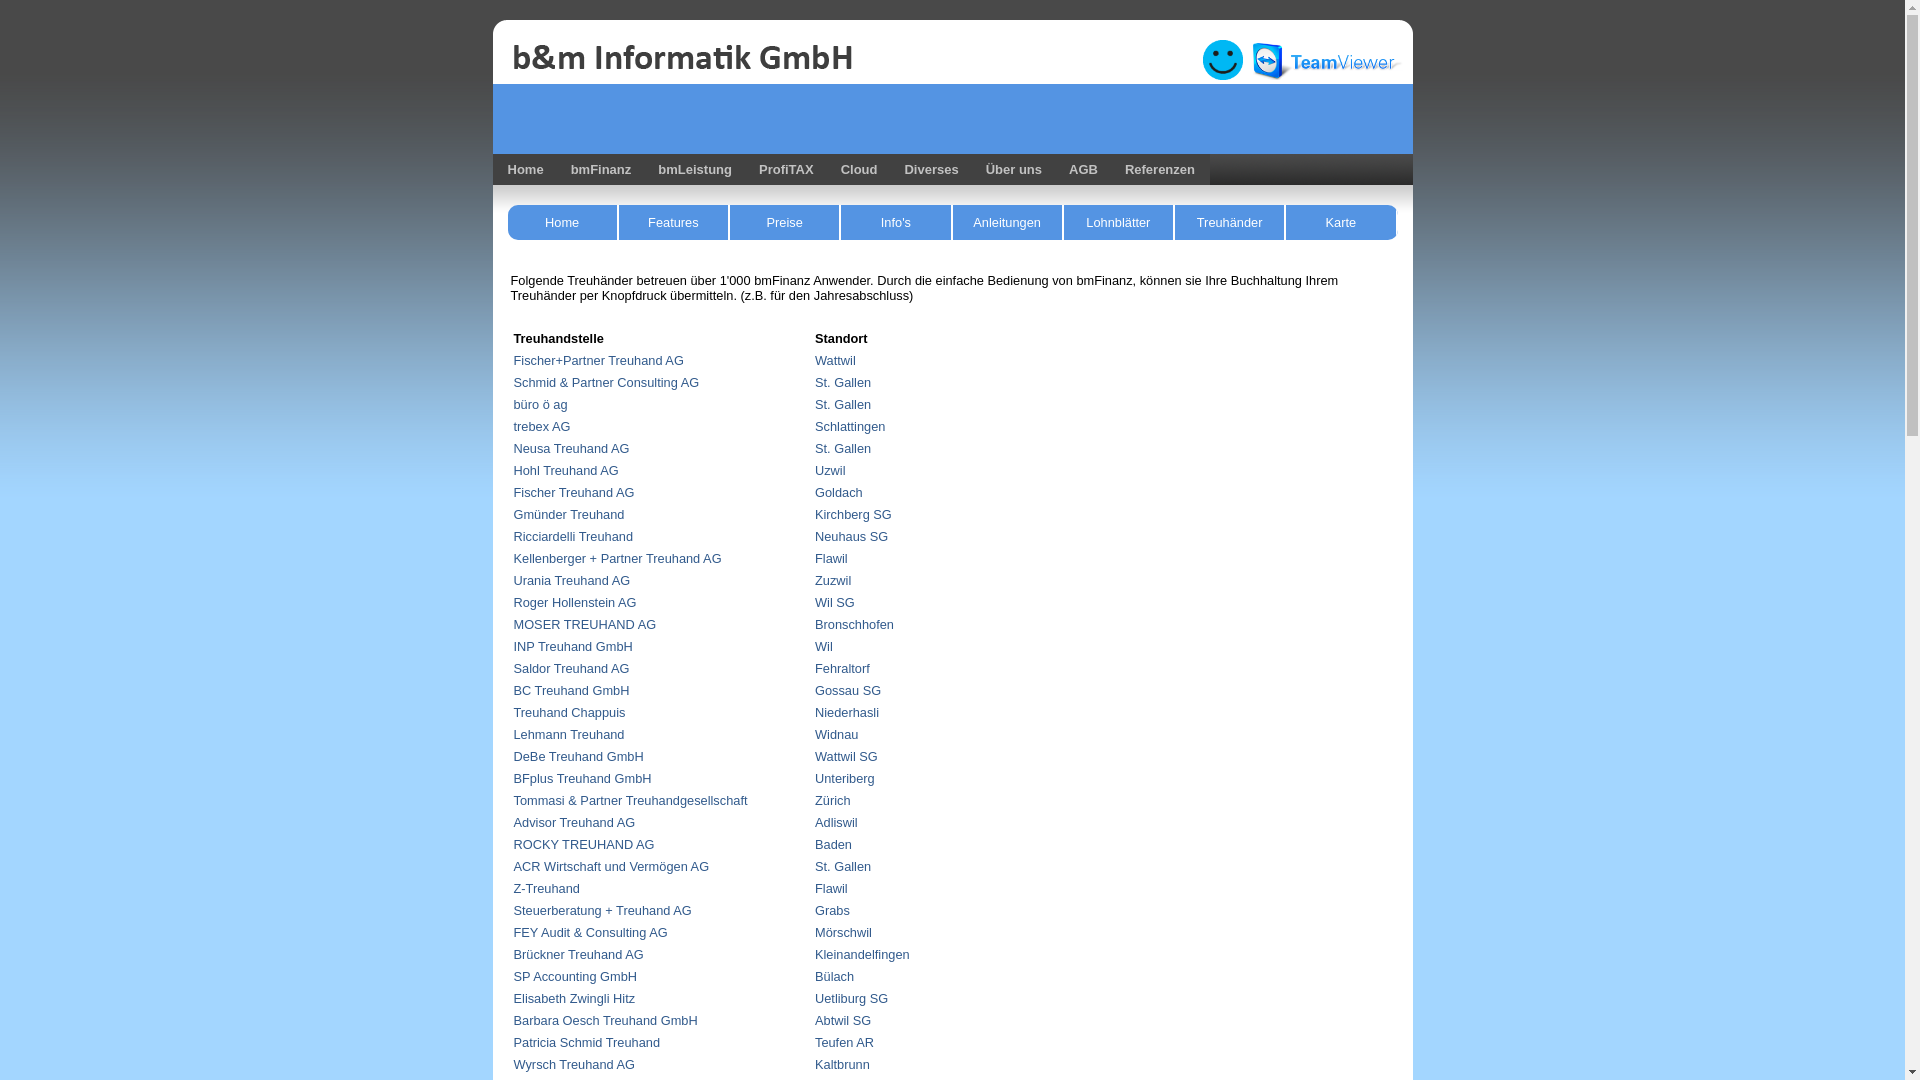 The image size is (1920, 1080). Describe the element at coordinates (568, 734) in the screenshot. I see `'Lehmann Treuhand'` at that location.